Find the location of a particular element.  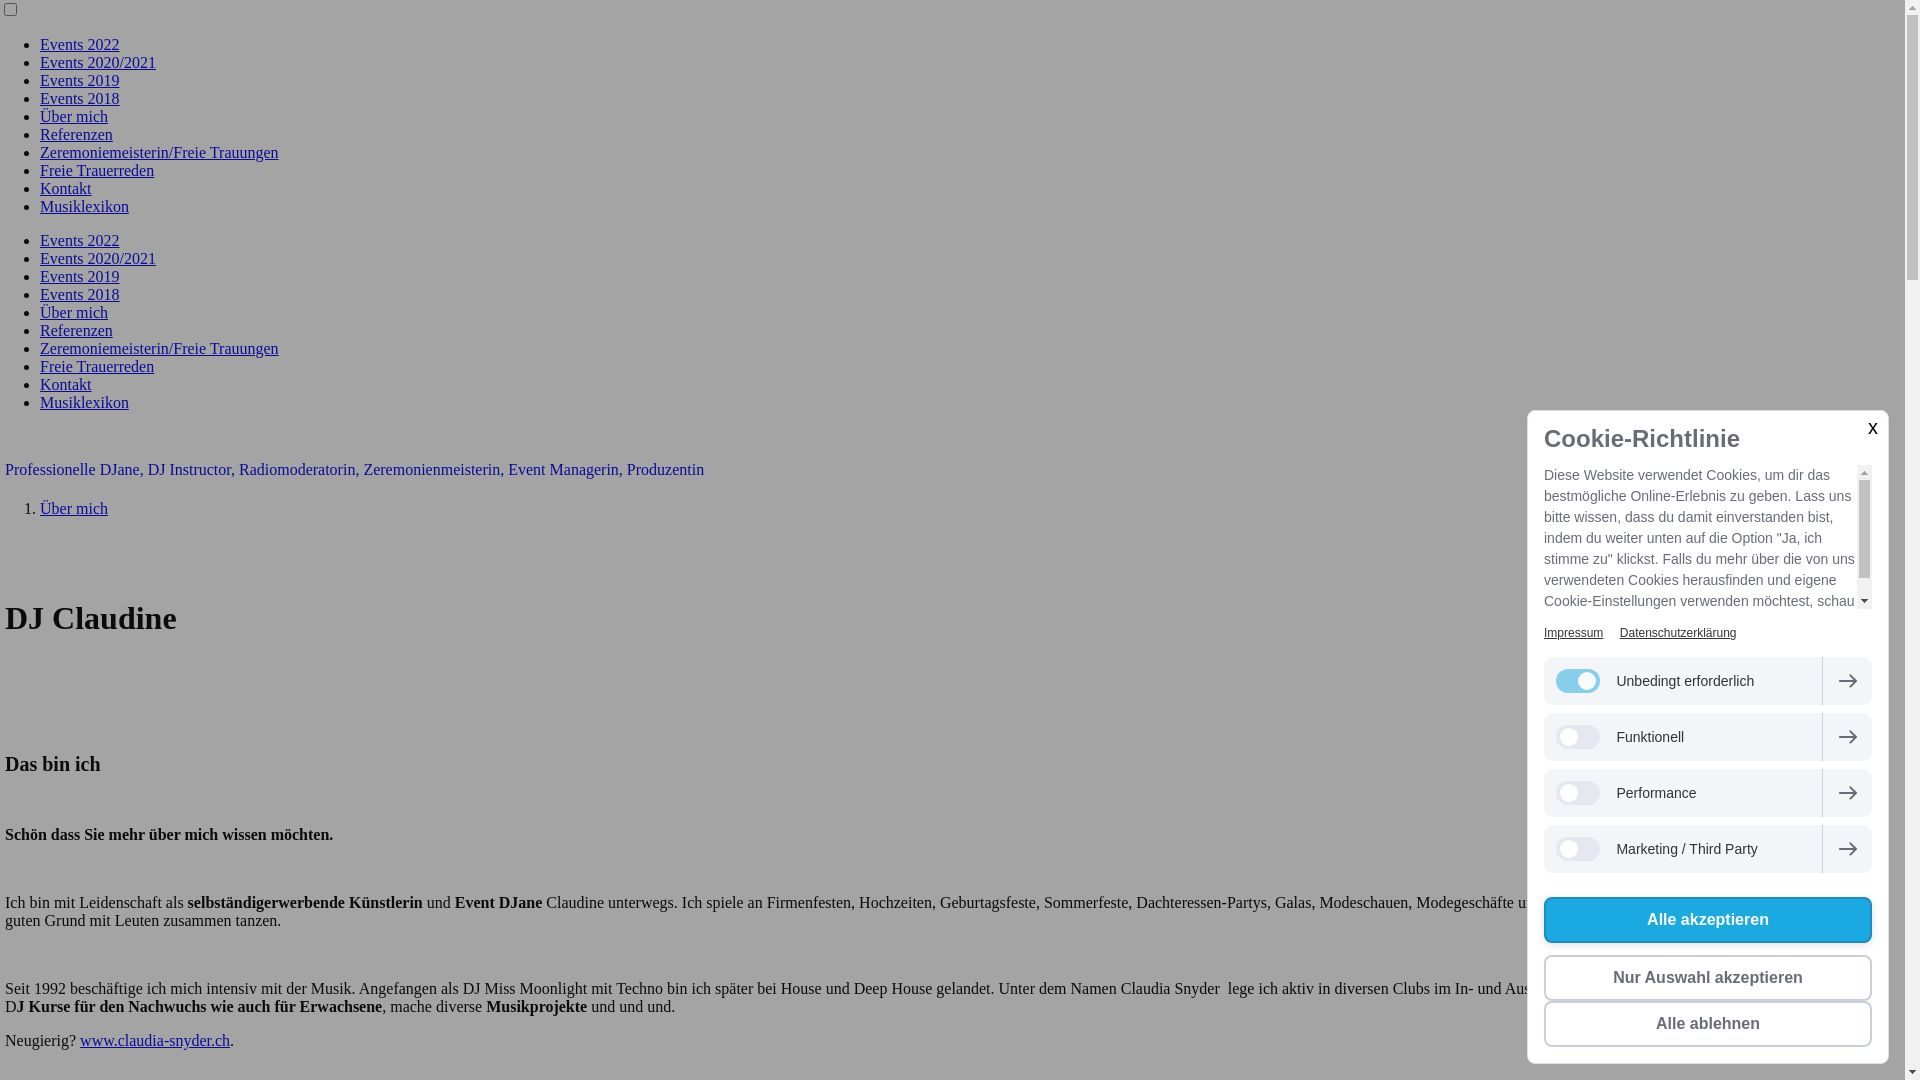

'Musiklexikon' is located at coordinates (83, 206).